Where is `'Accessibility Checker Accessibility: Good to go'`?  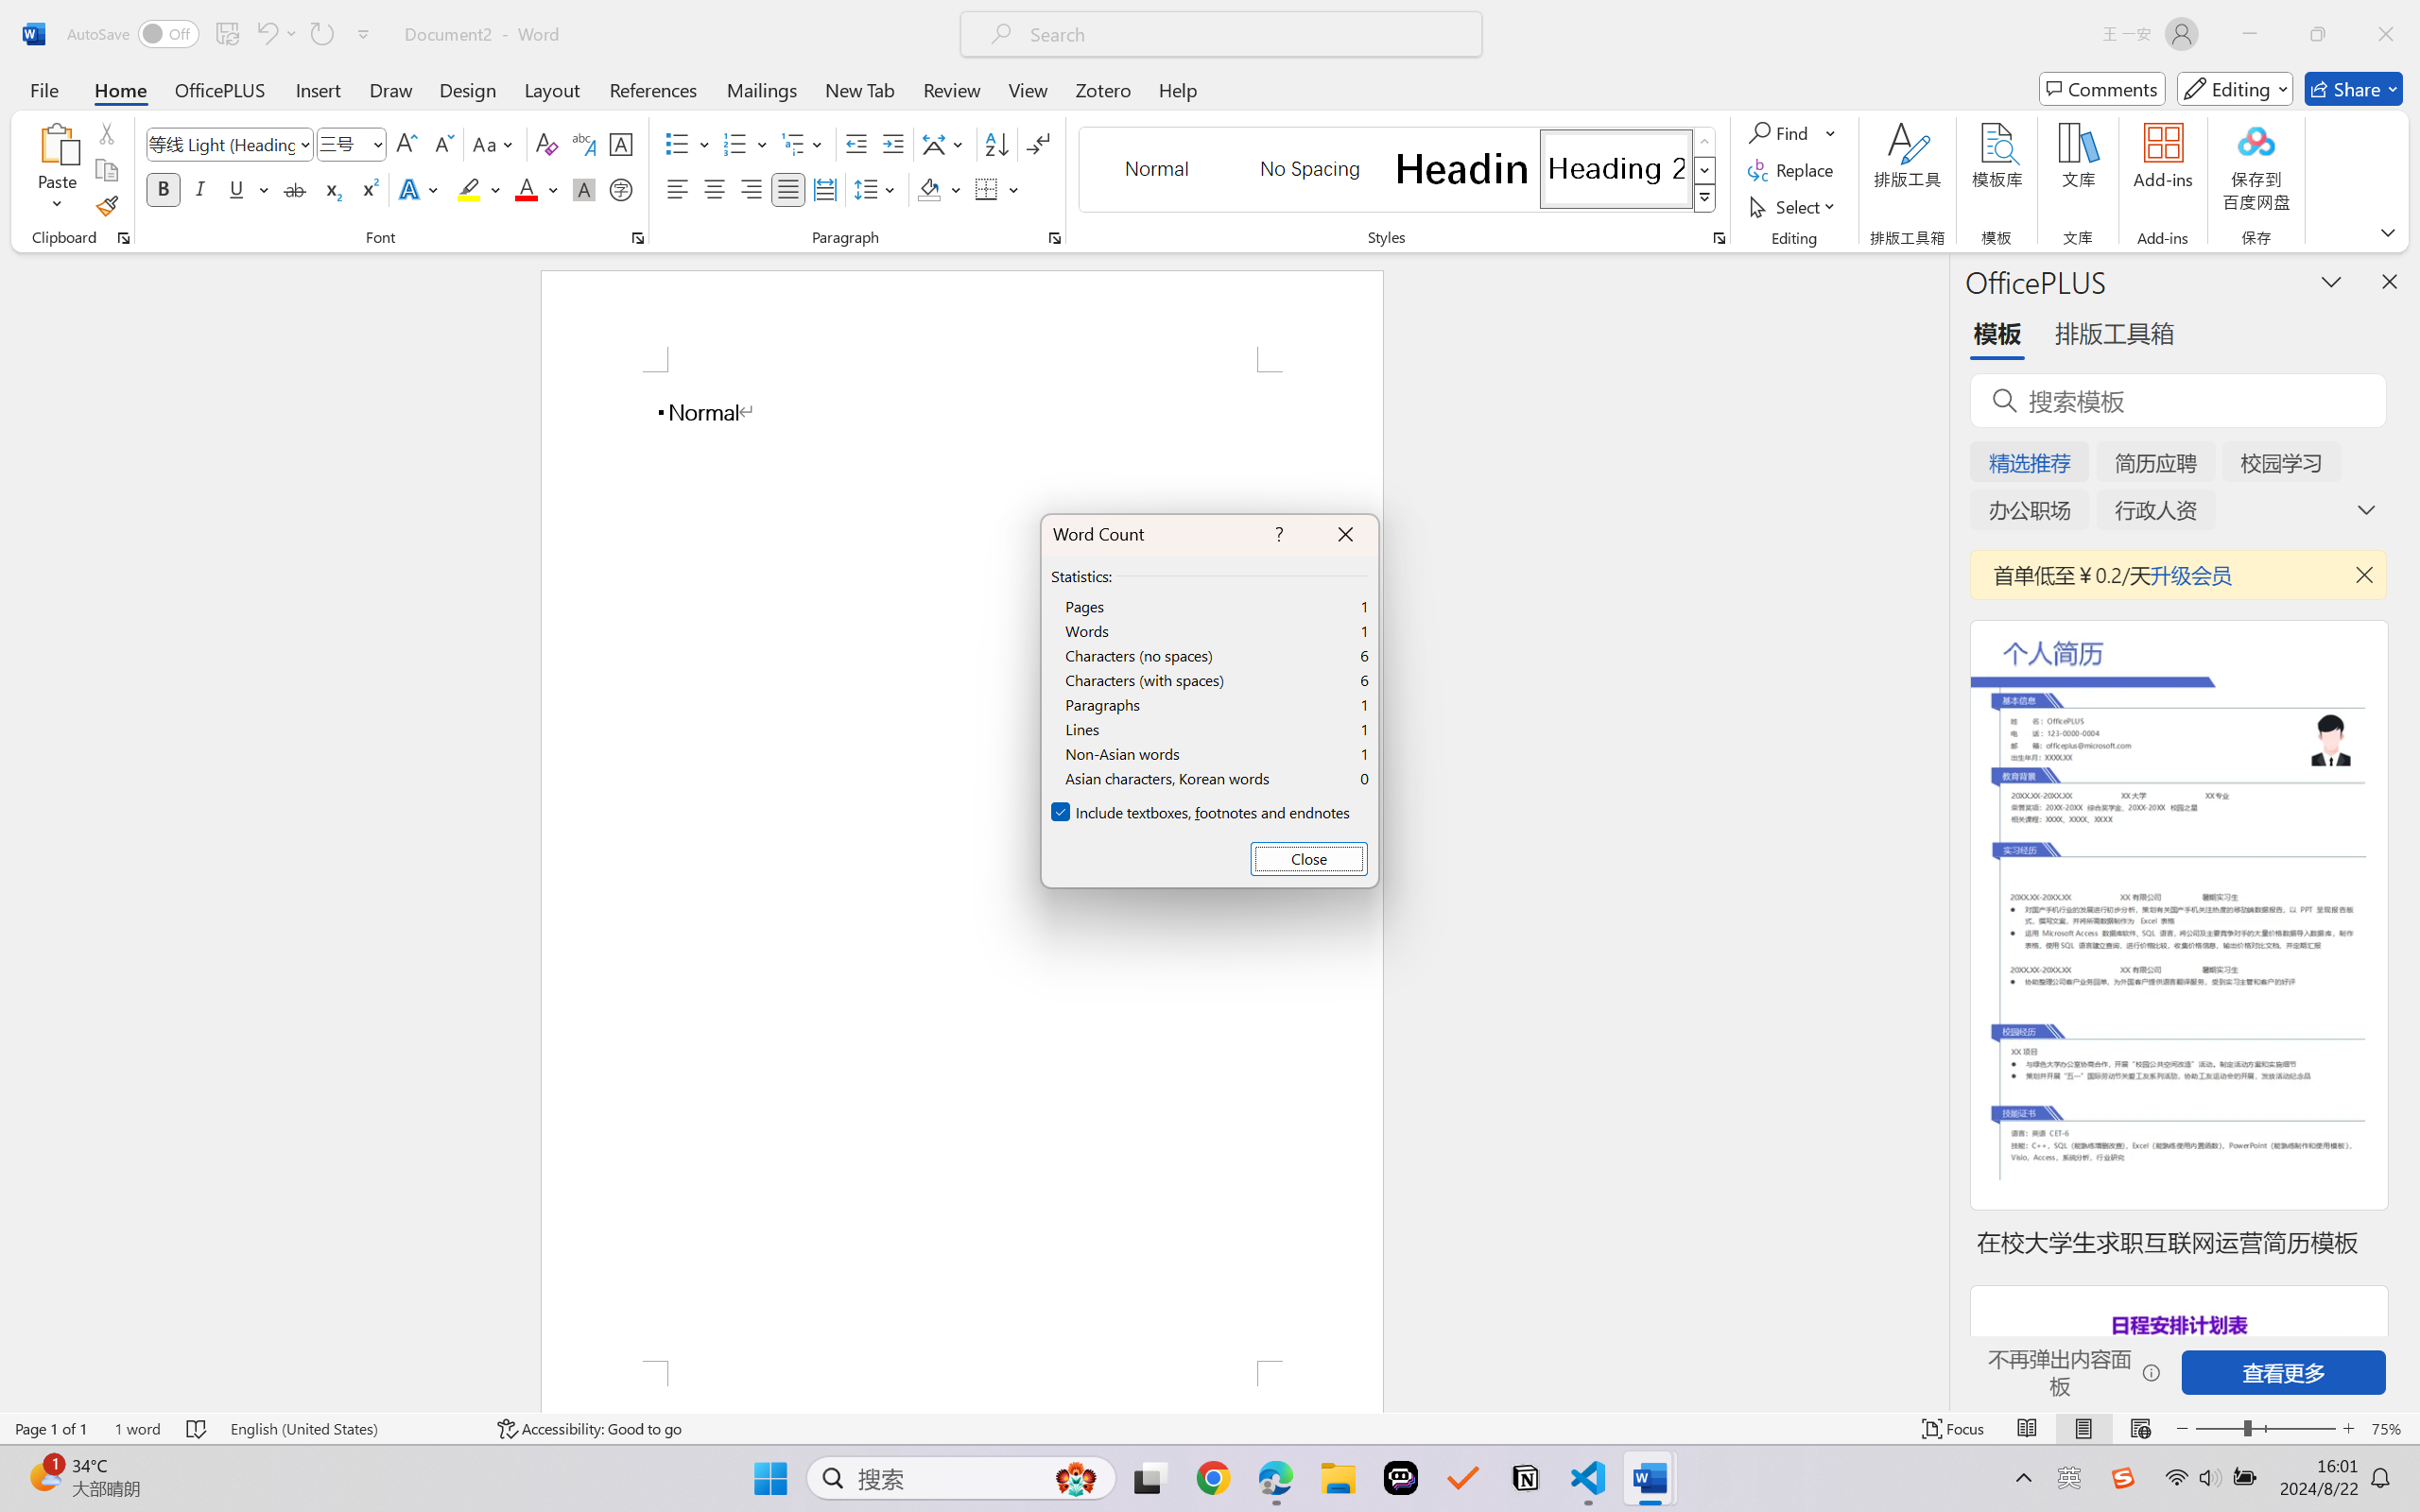 'Accessibility Checker Accessibility: Good to go' is located at coordinates (588, 1428).